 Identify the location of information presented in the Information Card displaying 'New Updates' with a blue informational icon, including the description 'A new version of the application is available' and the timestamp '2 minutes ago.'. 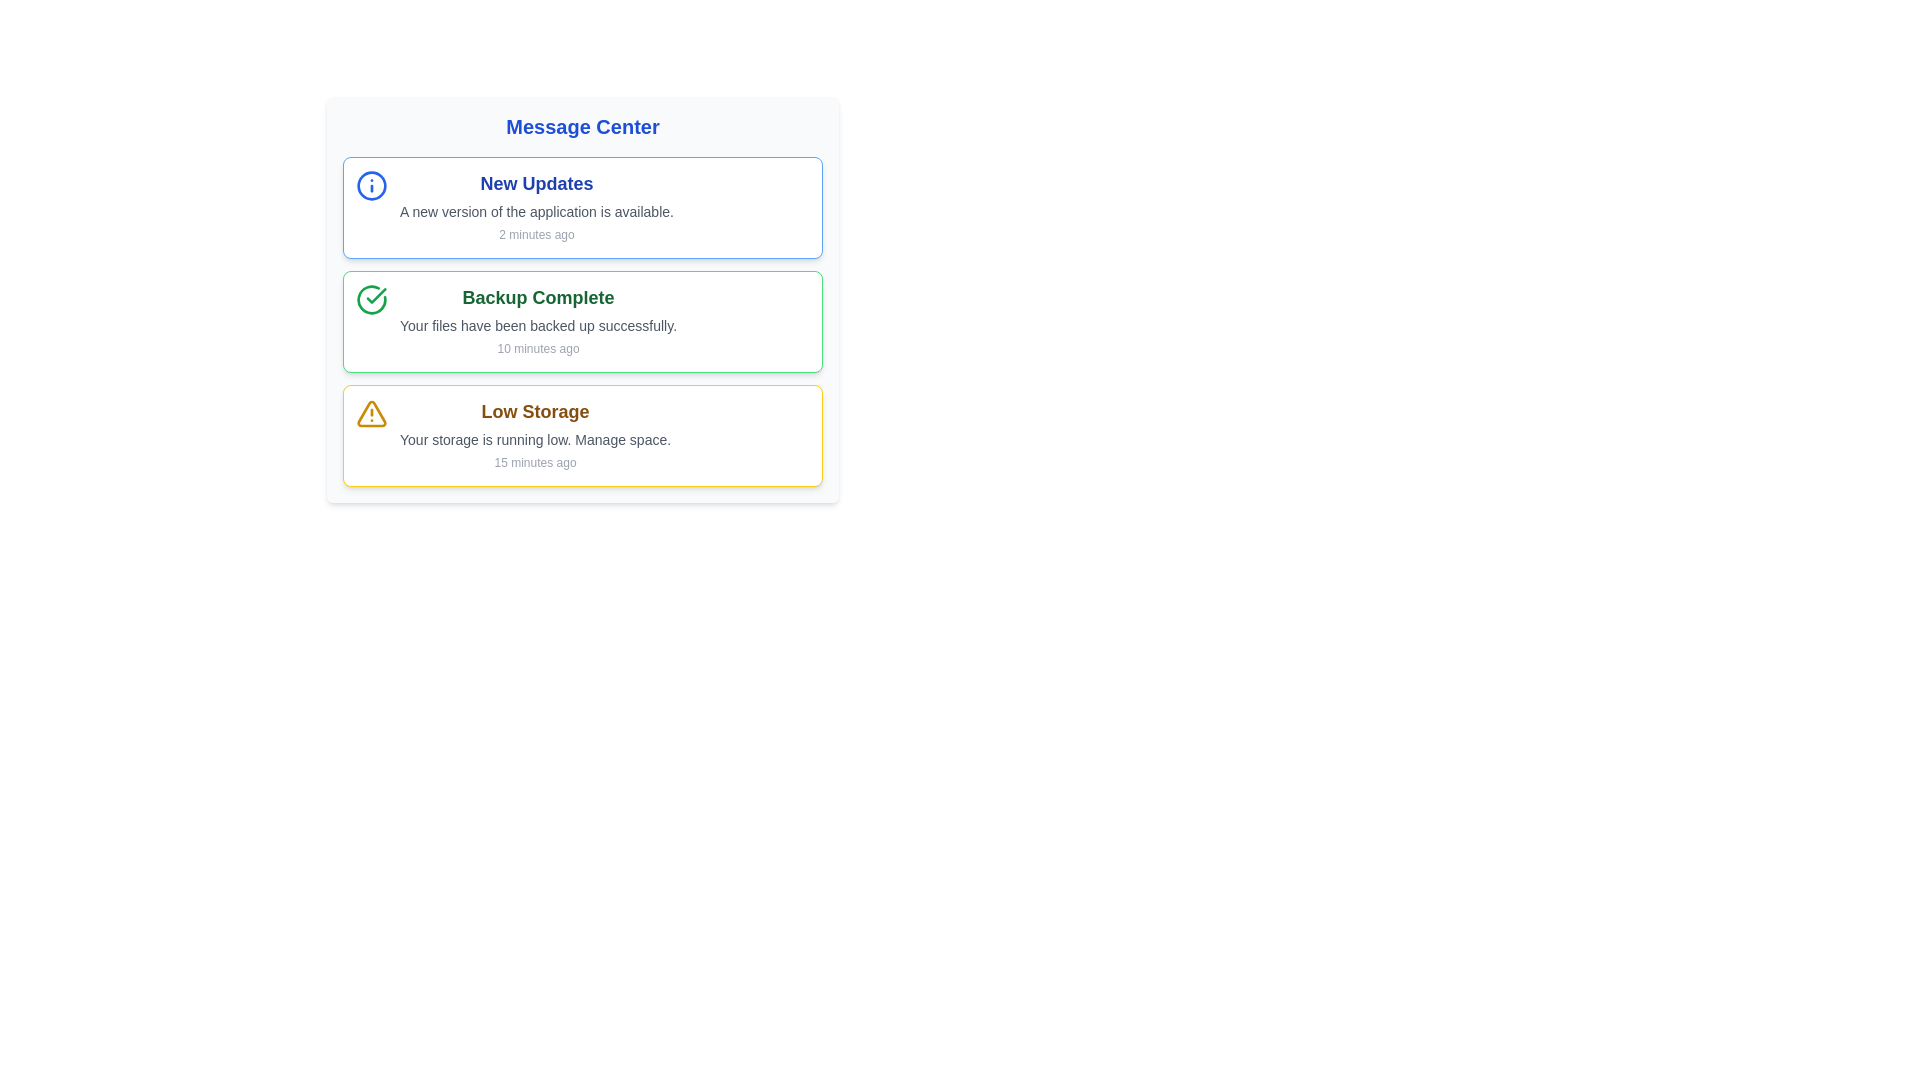
(514, 208).